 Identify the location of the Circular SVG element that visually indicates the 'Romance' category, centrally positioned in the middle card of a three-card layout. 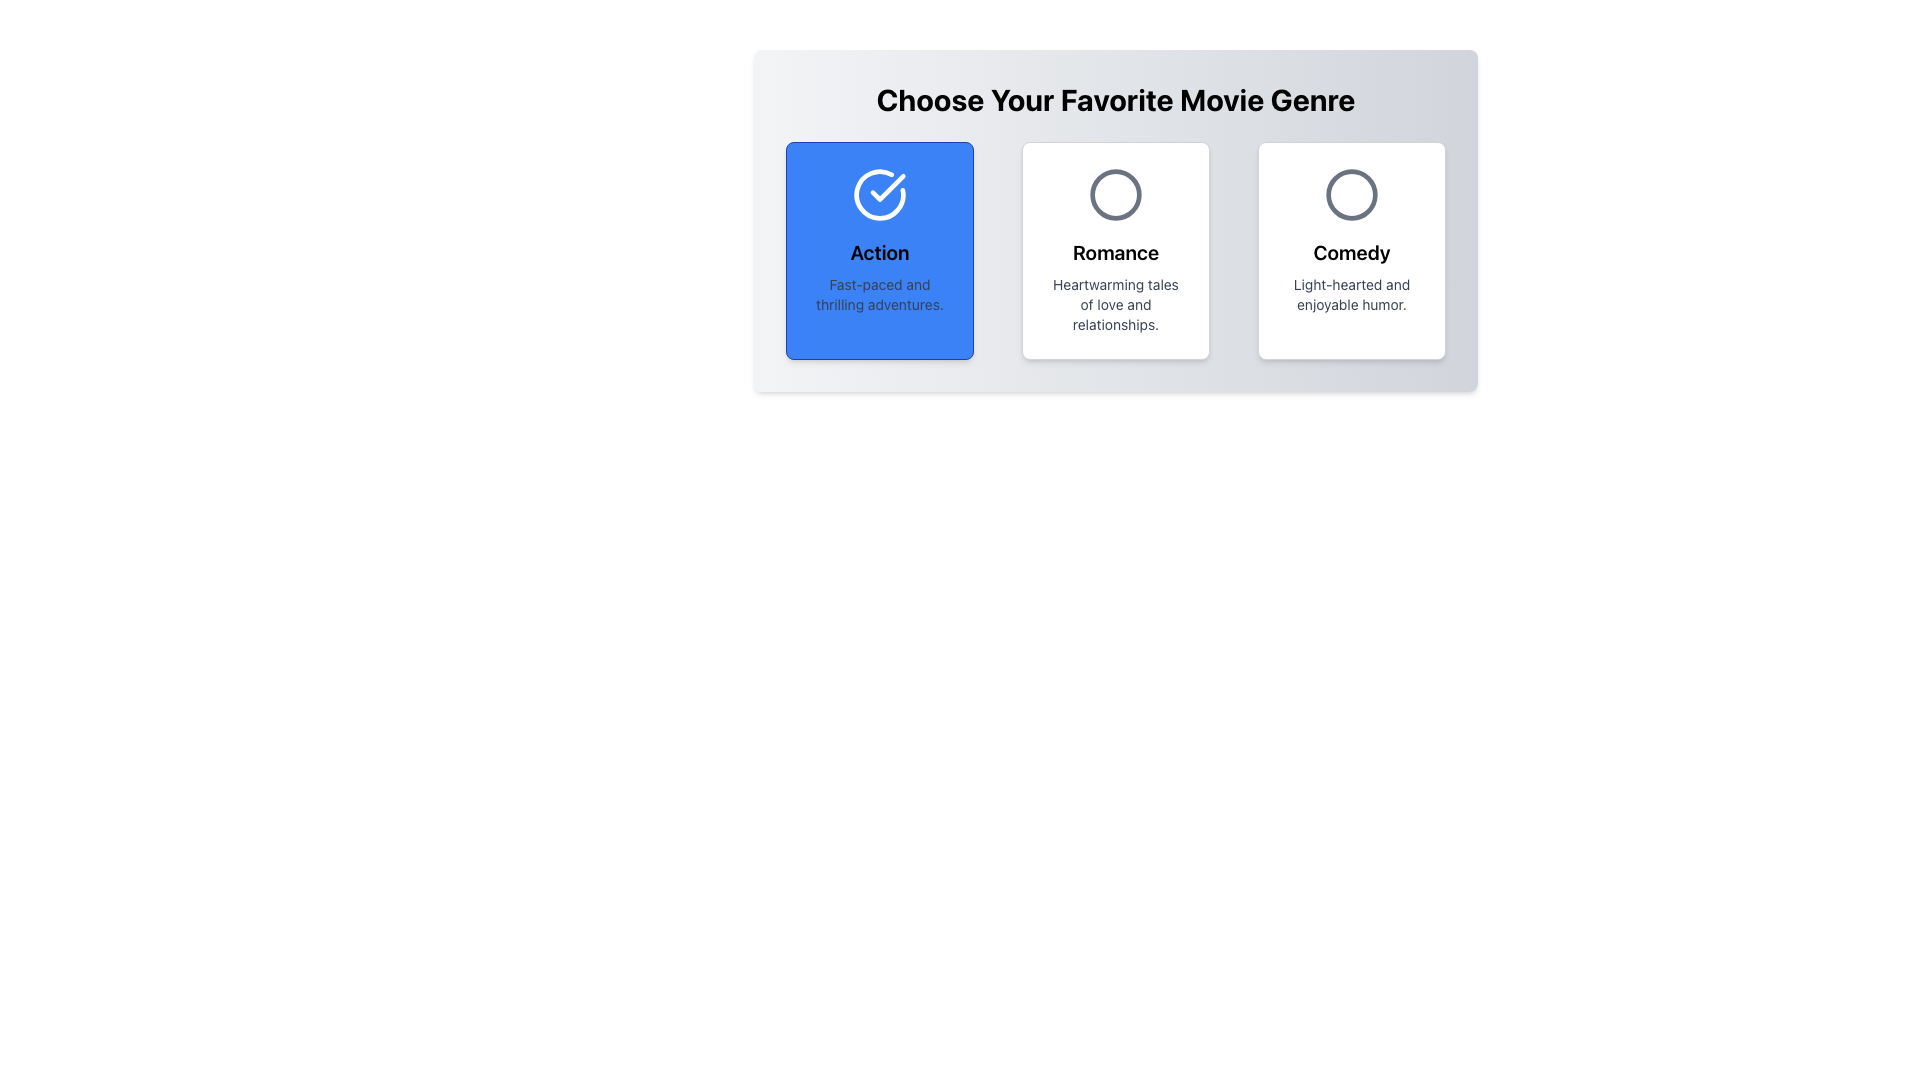
(1115, 195).